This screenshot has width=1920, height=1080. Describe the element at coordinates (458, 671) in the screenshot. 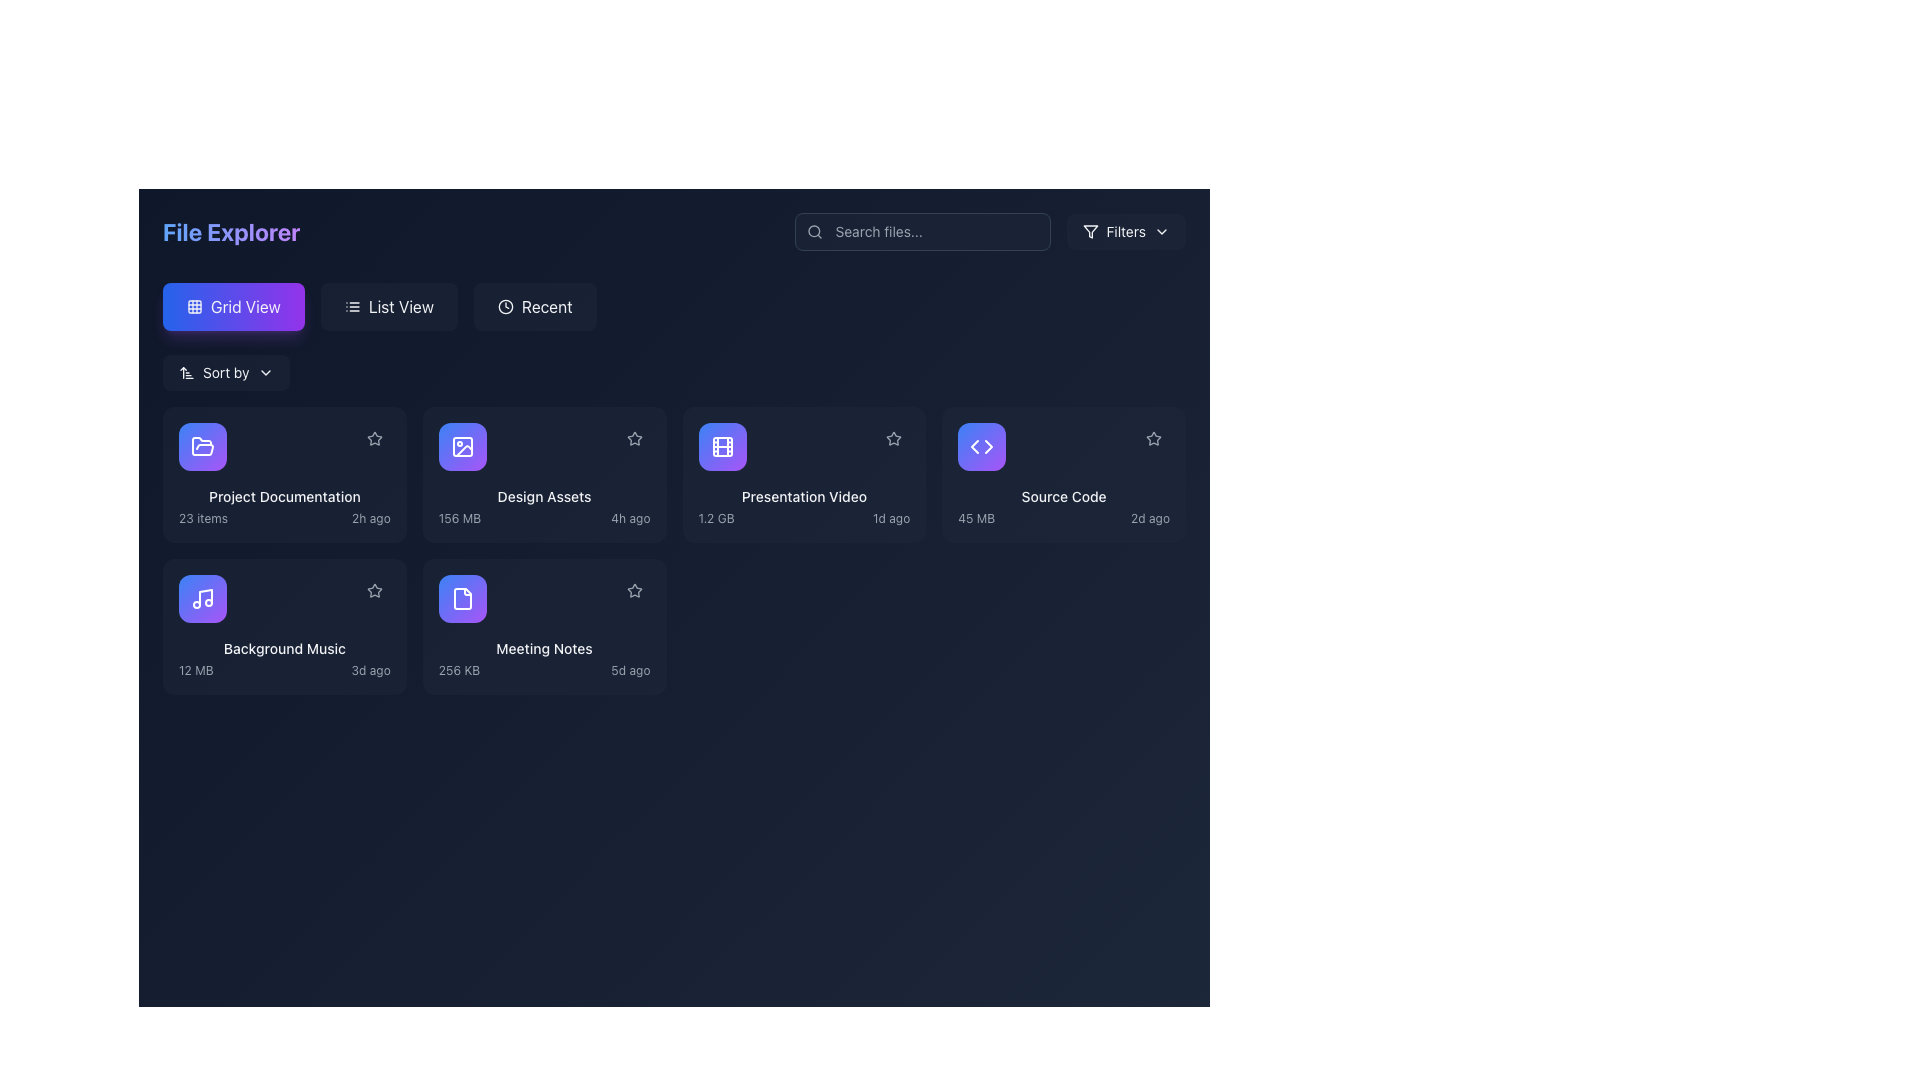

I see `the text label displaying '256 KB', which is positioned below the file title in the 'Meeting Notes' card, aligned to the left next to '5d ago'` at that location.